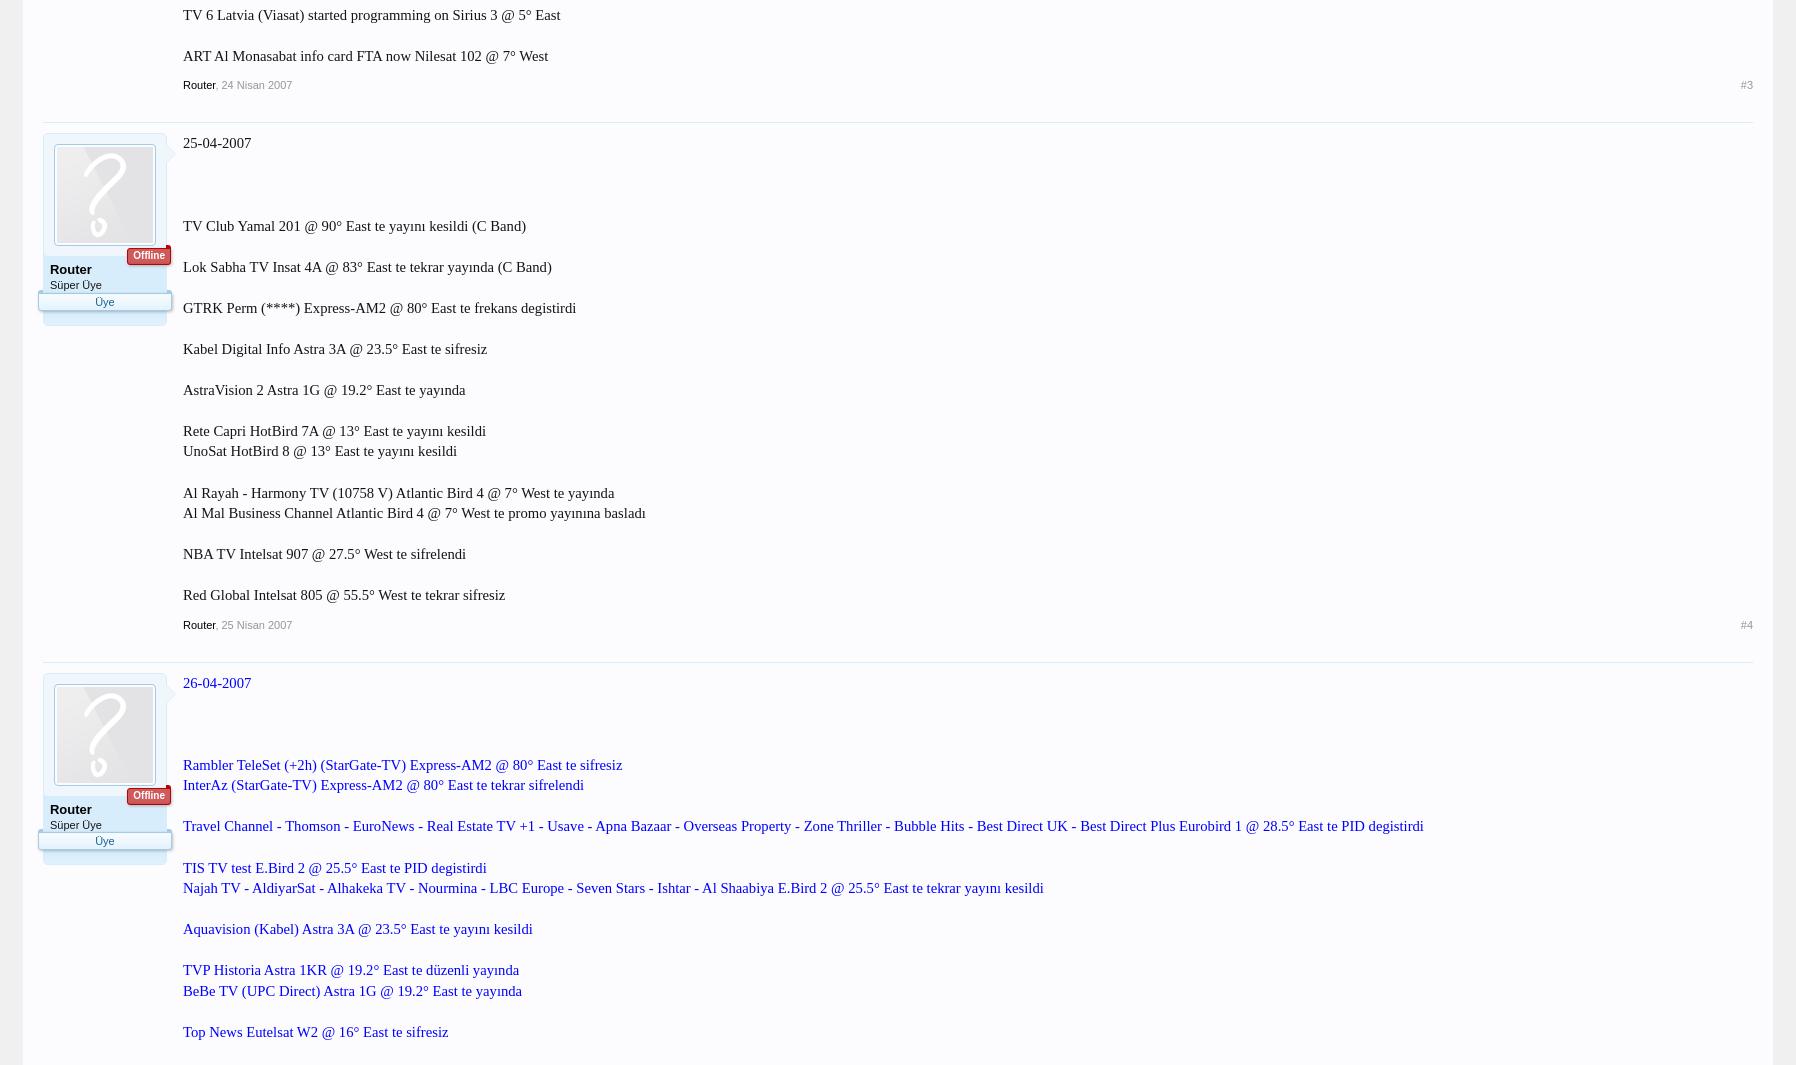 Image resolution: width=1796 pixels, height=1065 pixels. What do you see at coordinates (366, 265) in the screenshot?
I see `'Lok Sabha TV Insat 4A @ 83° East te tekrar yayında (C Band)'` at bounding box center [366, 265].